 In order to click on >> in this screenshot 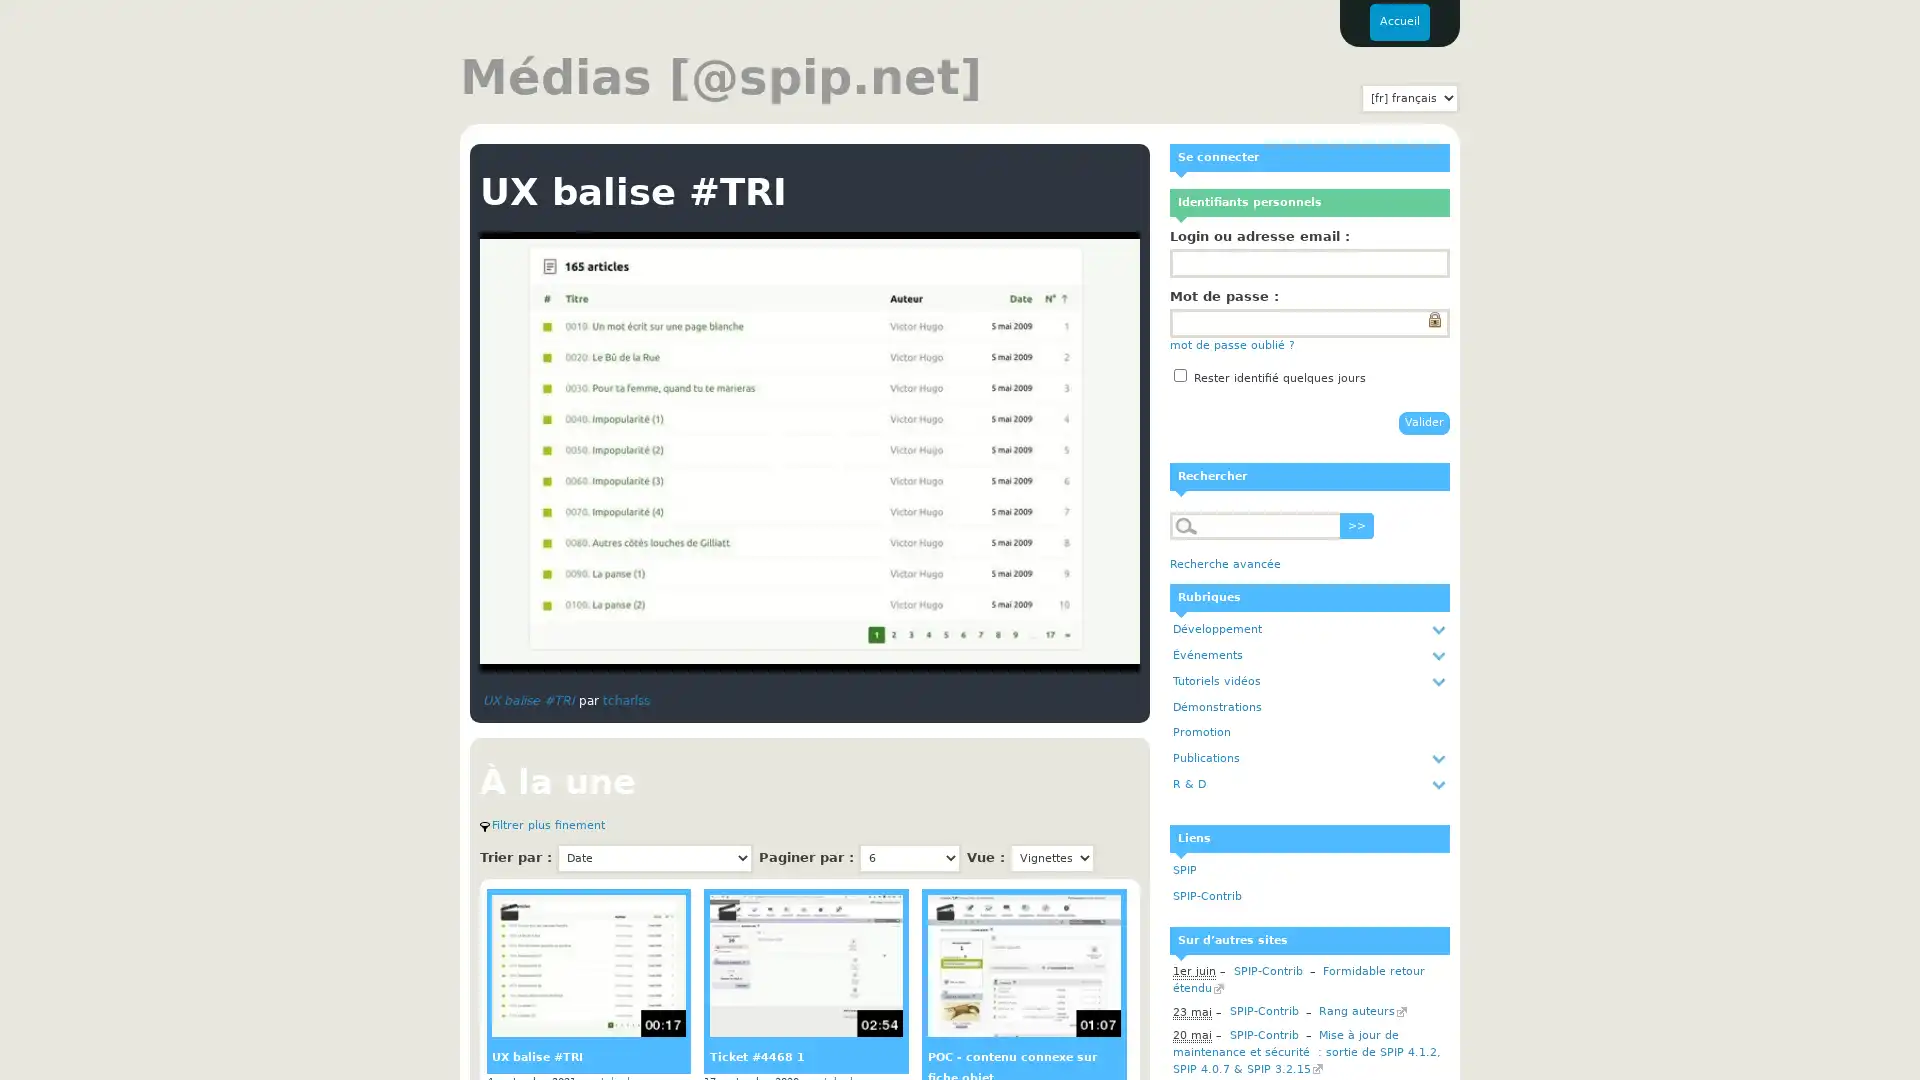, I will do `click(1357, 524)`.